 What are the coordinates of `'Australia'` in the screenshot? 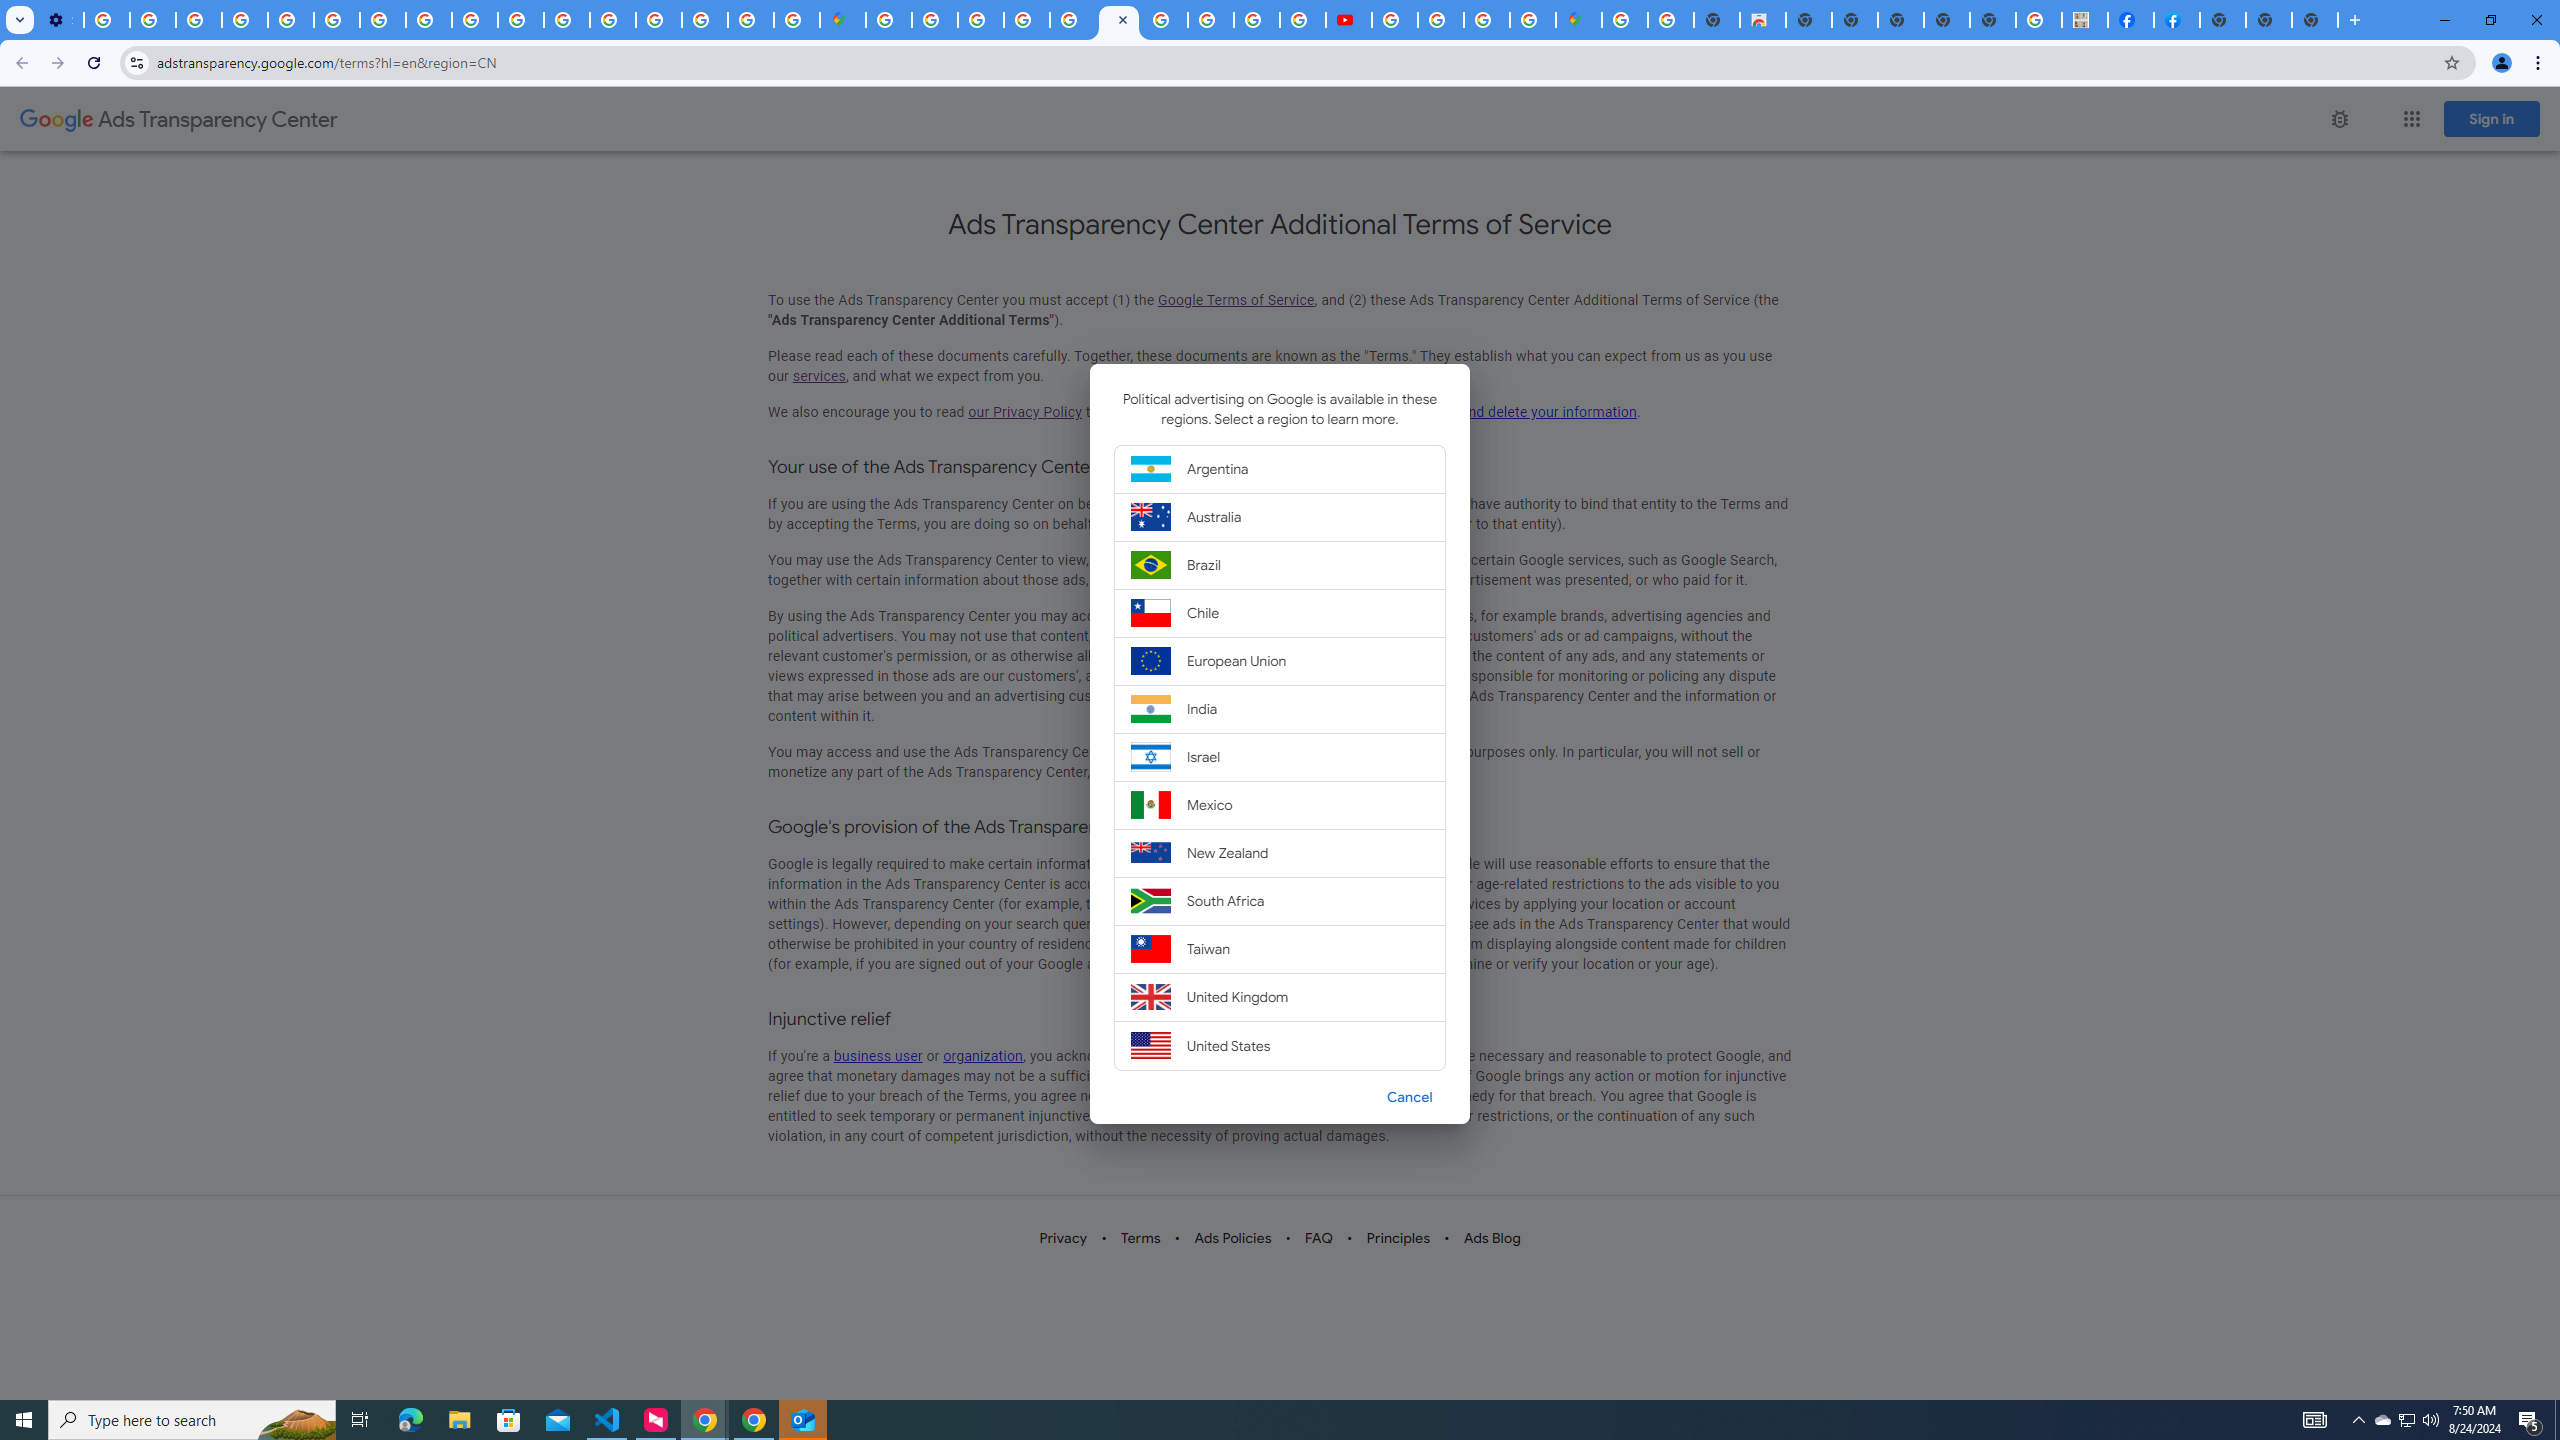 It's located at (1280, 516).